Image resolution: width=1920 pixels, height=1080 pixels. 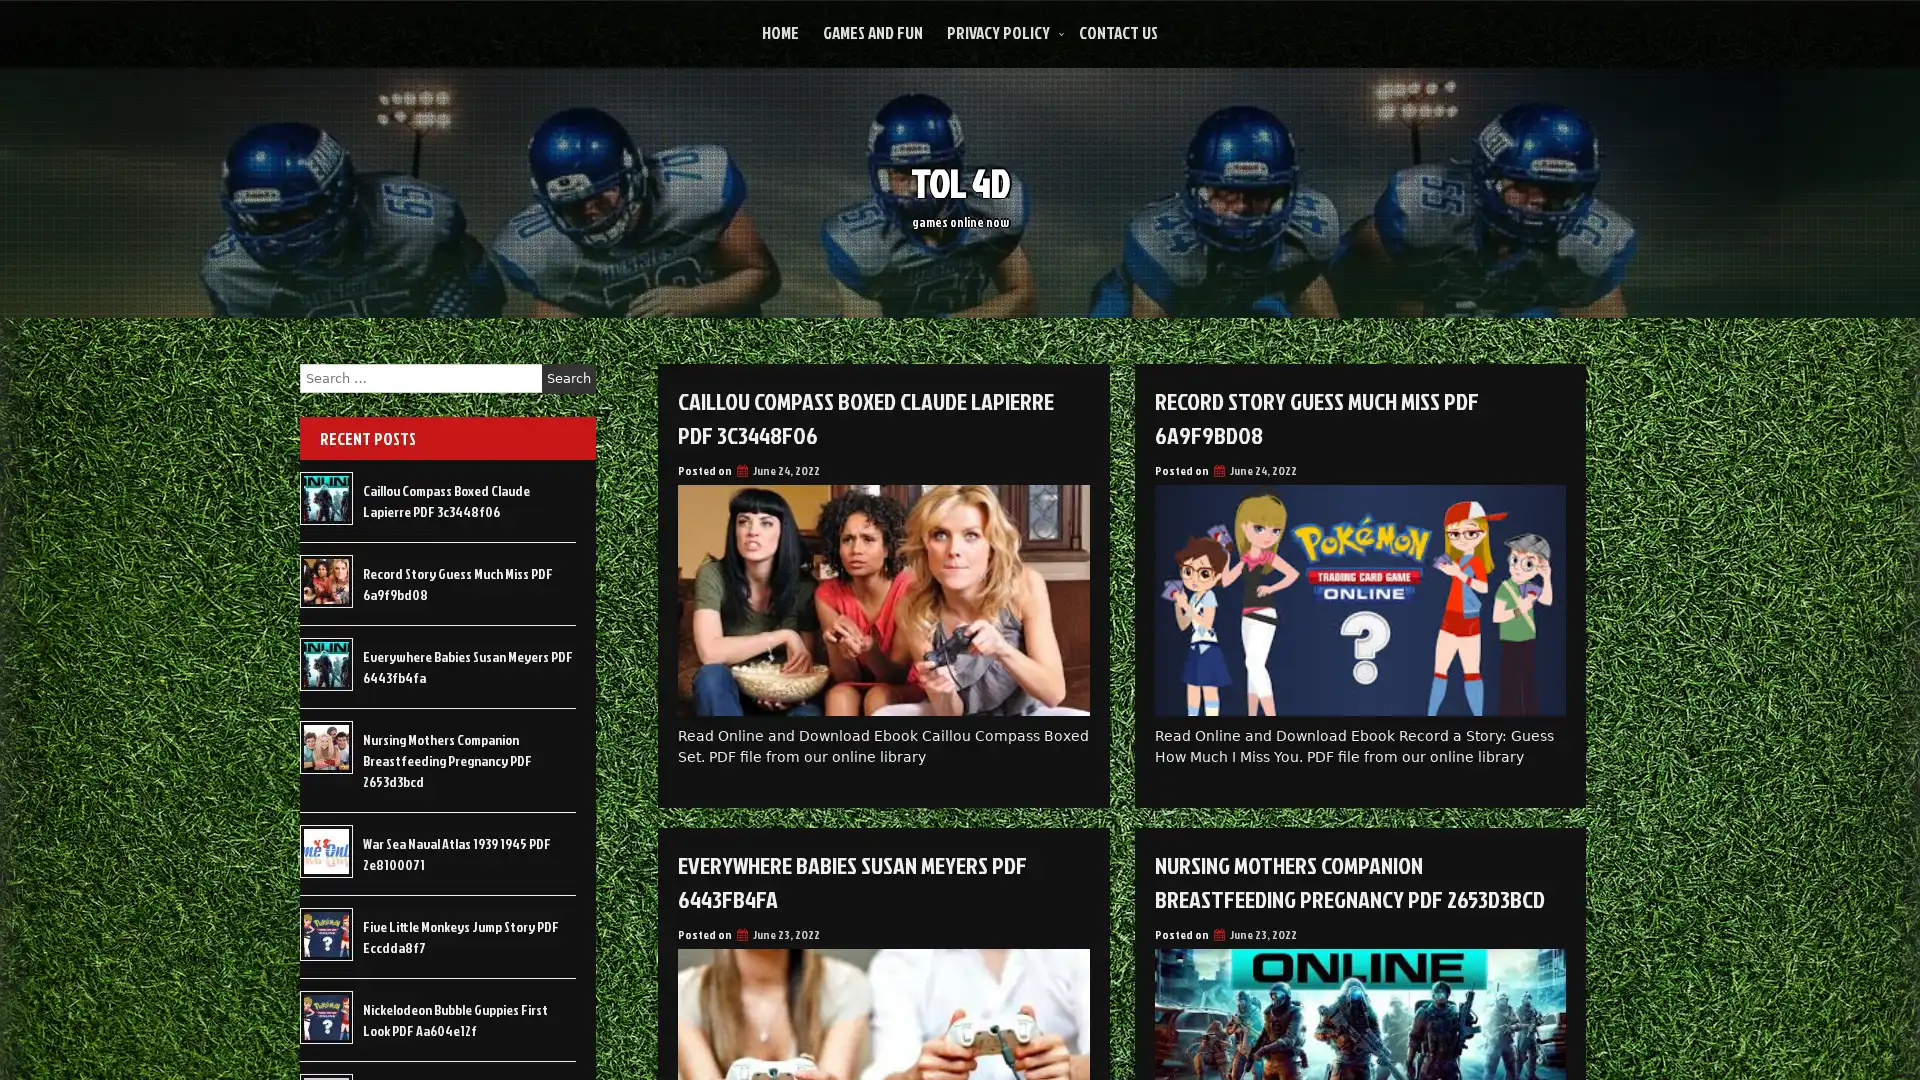 I want to click on Search, so click(x=568, y=378).